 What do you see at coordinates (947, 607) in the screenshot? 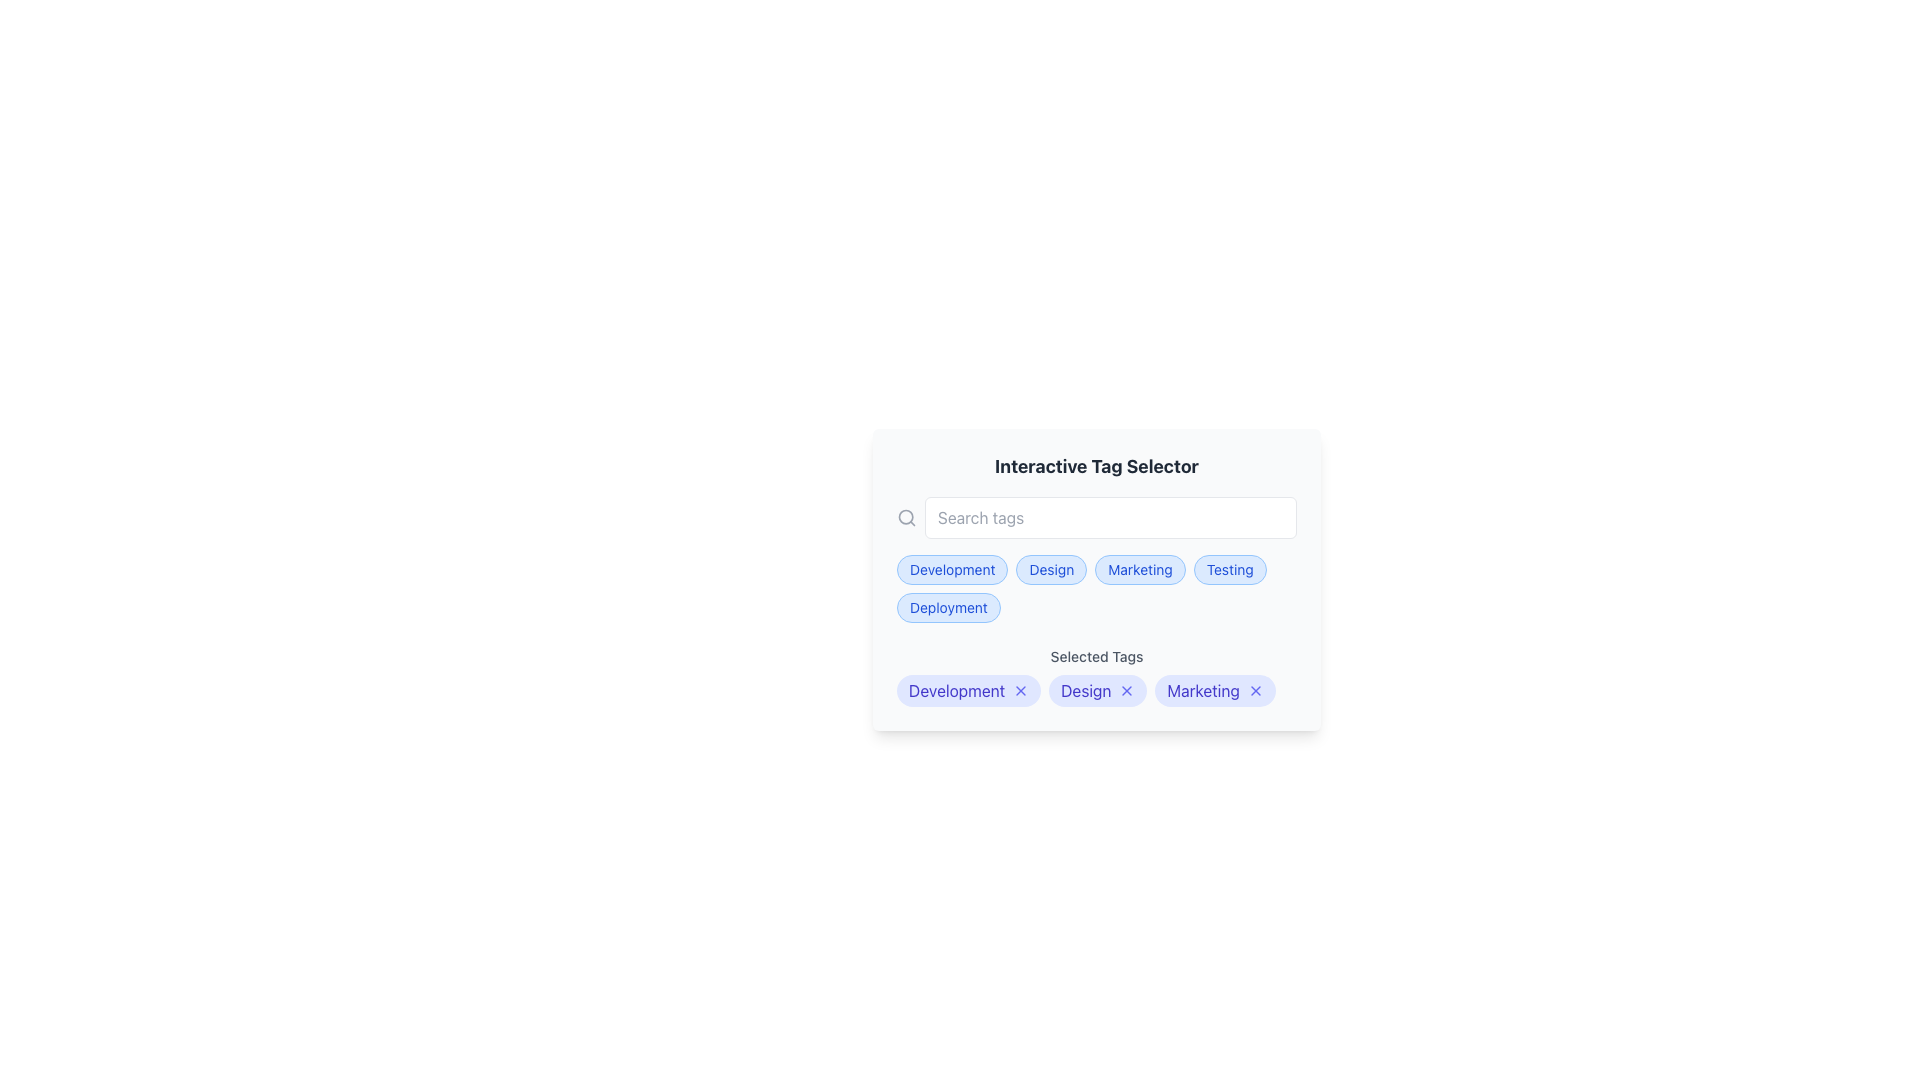
I see `the interactive tag button for the category 'Deployment'` at bounding box center [947, 607].